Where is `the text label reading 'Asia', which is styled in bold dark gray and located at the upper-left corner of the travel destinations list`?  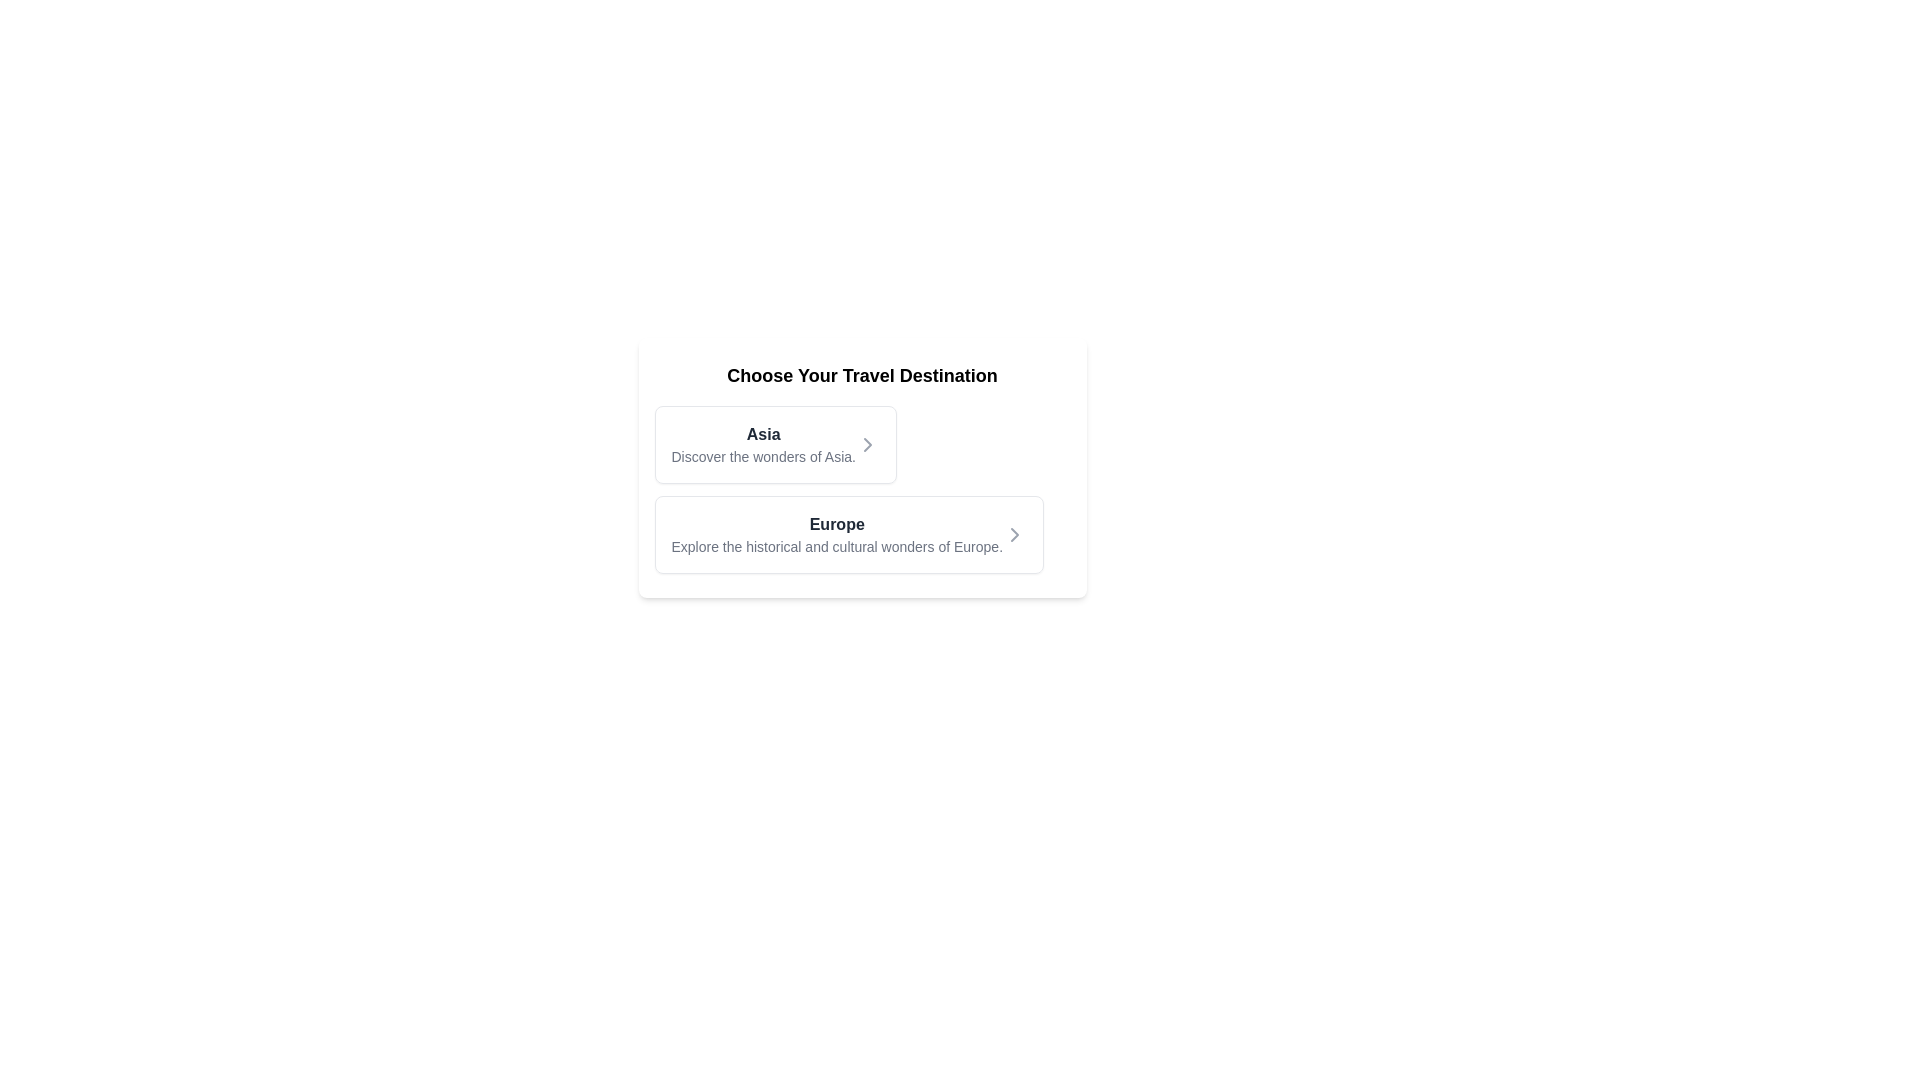 the text label reading 'Asia', which is styled in bold dark gray and located at the upper-left corner of the travel destinations list is located at coordinates (762, 434).